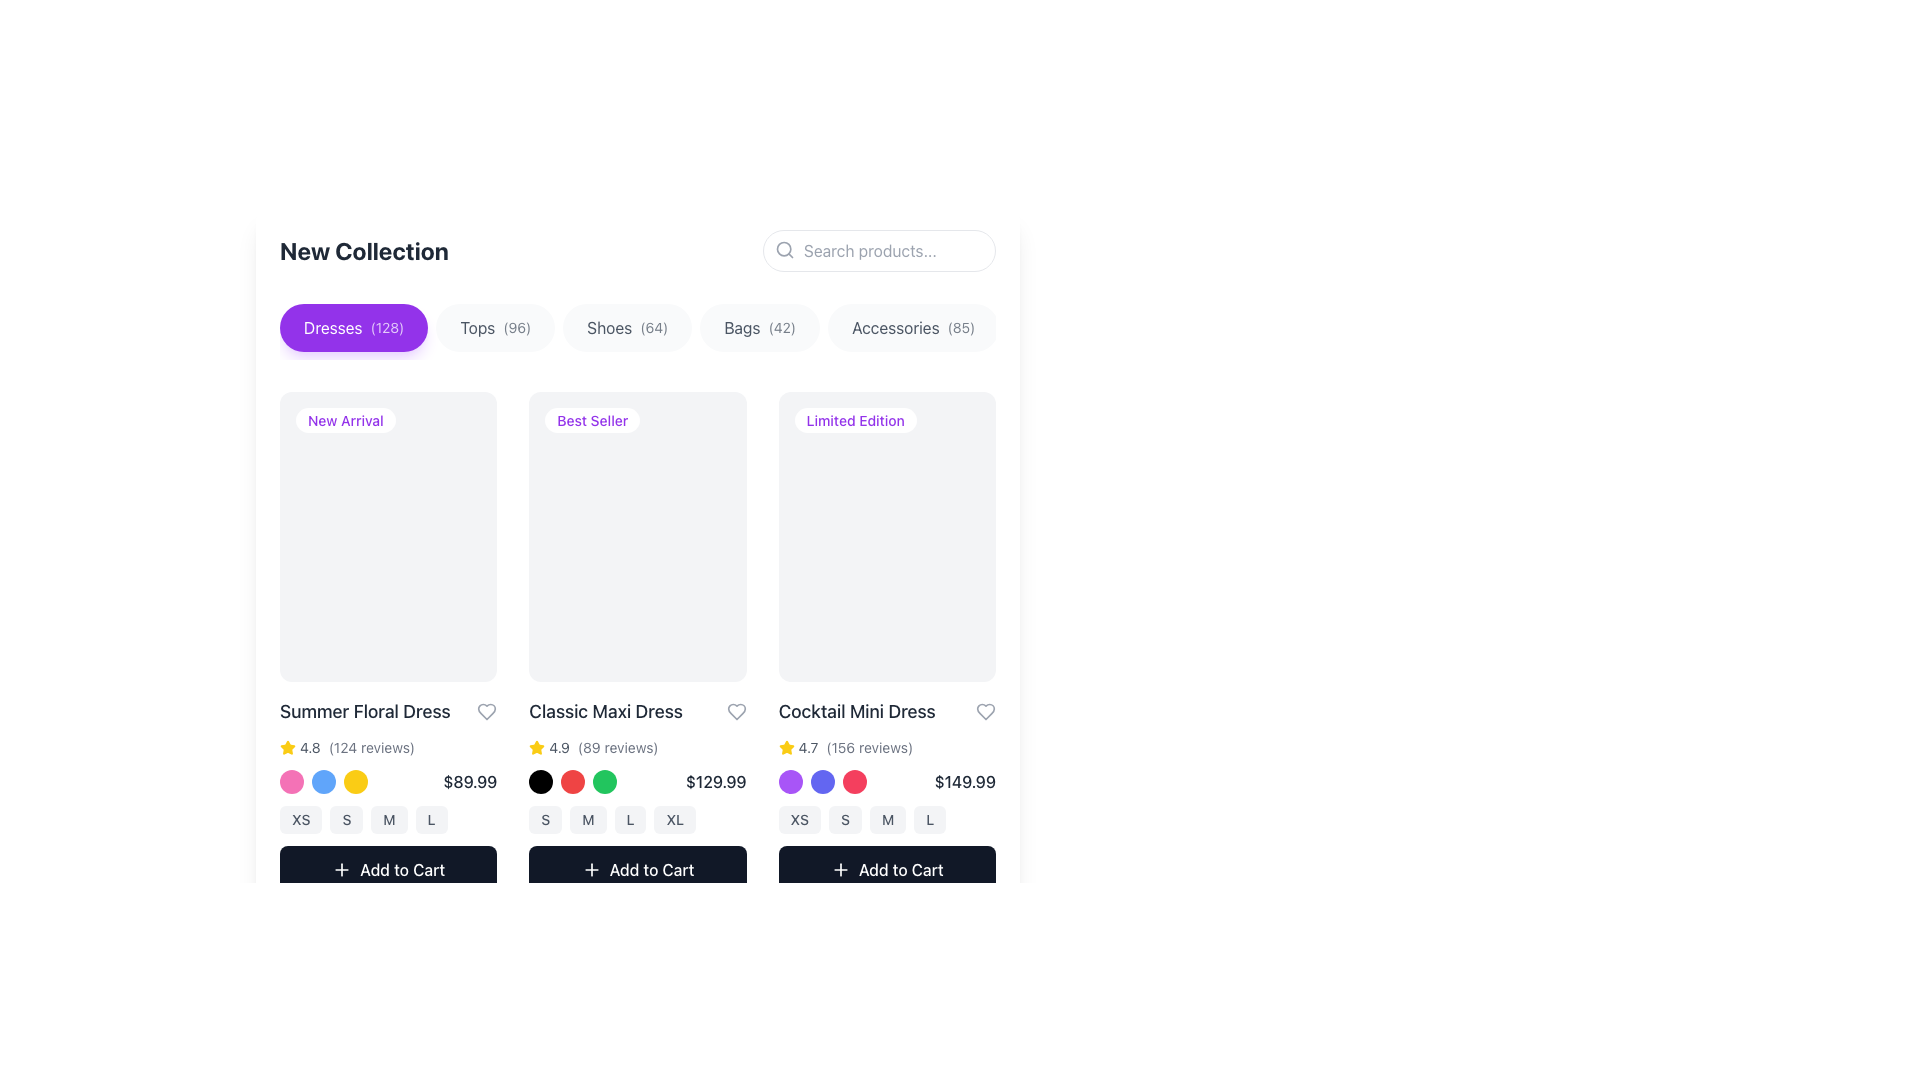 Image resolution: width=1920 pixels, height=1080 pixels. Describe the element at coordinates (965, 780) in the screenshot. I see `price label displaying '$149.99' located beneath the color options in the product listing for 'Cocktail Mini Dress'` at that location.